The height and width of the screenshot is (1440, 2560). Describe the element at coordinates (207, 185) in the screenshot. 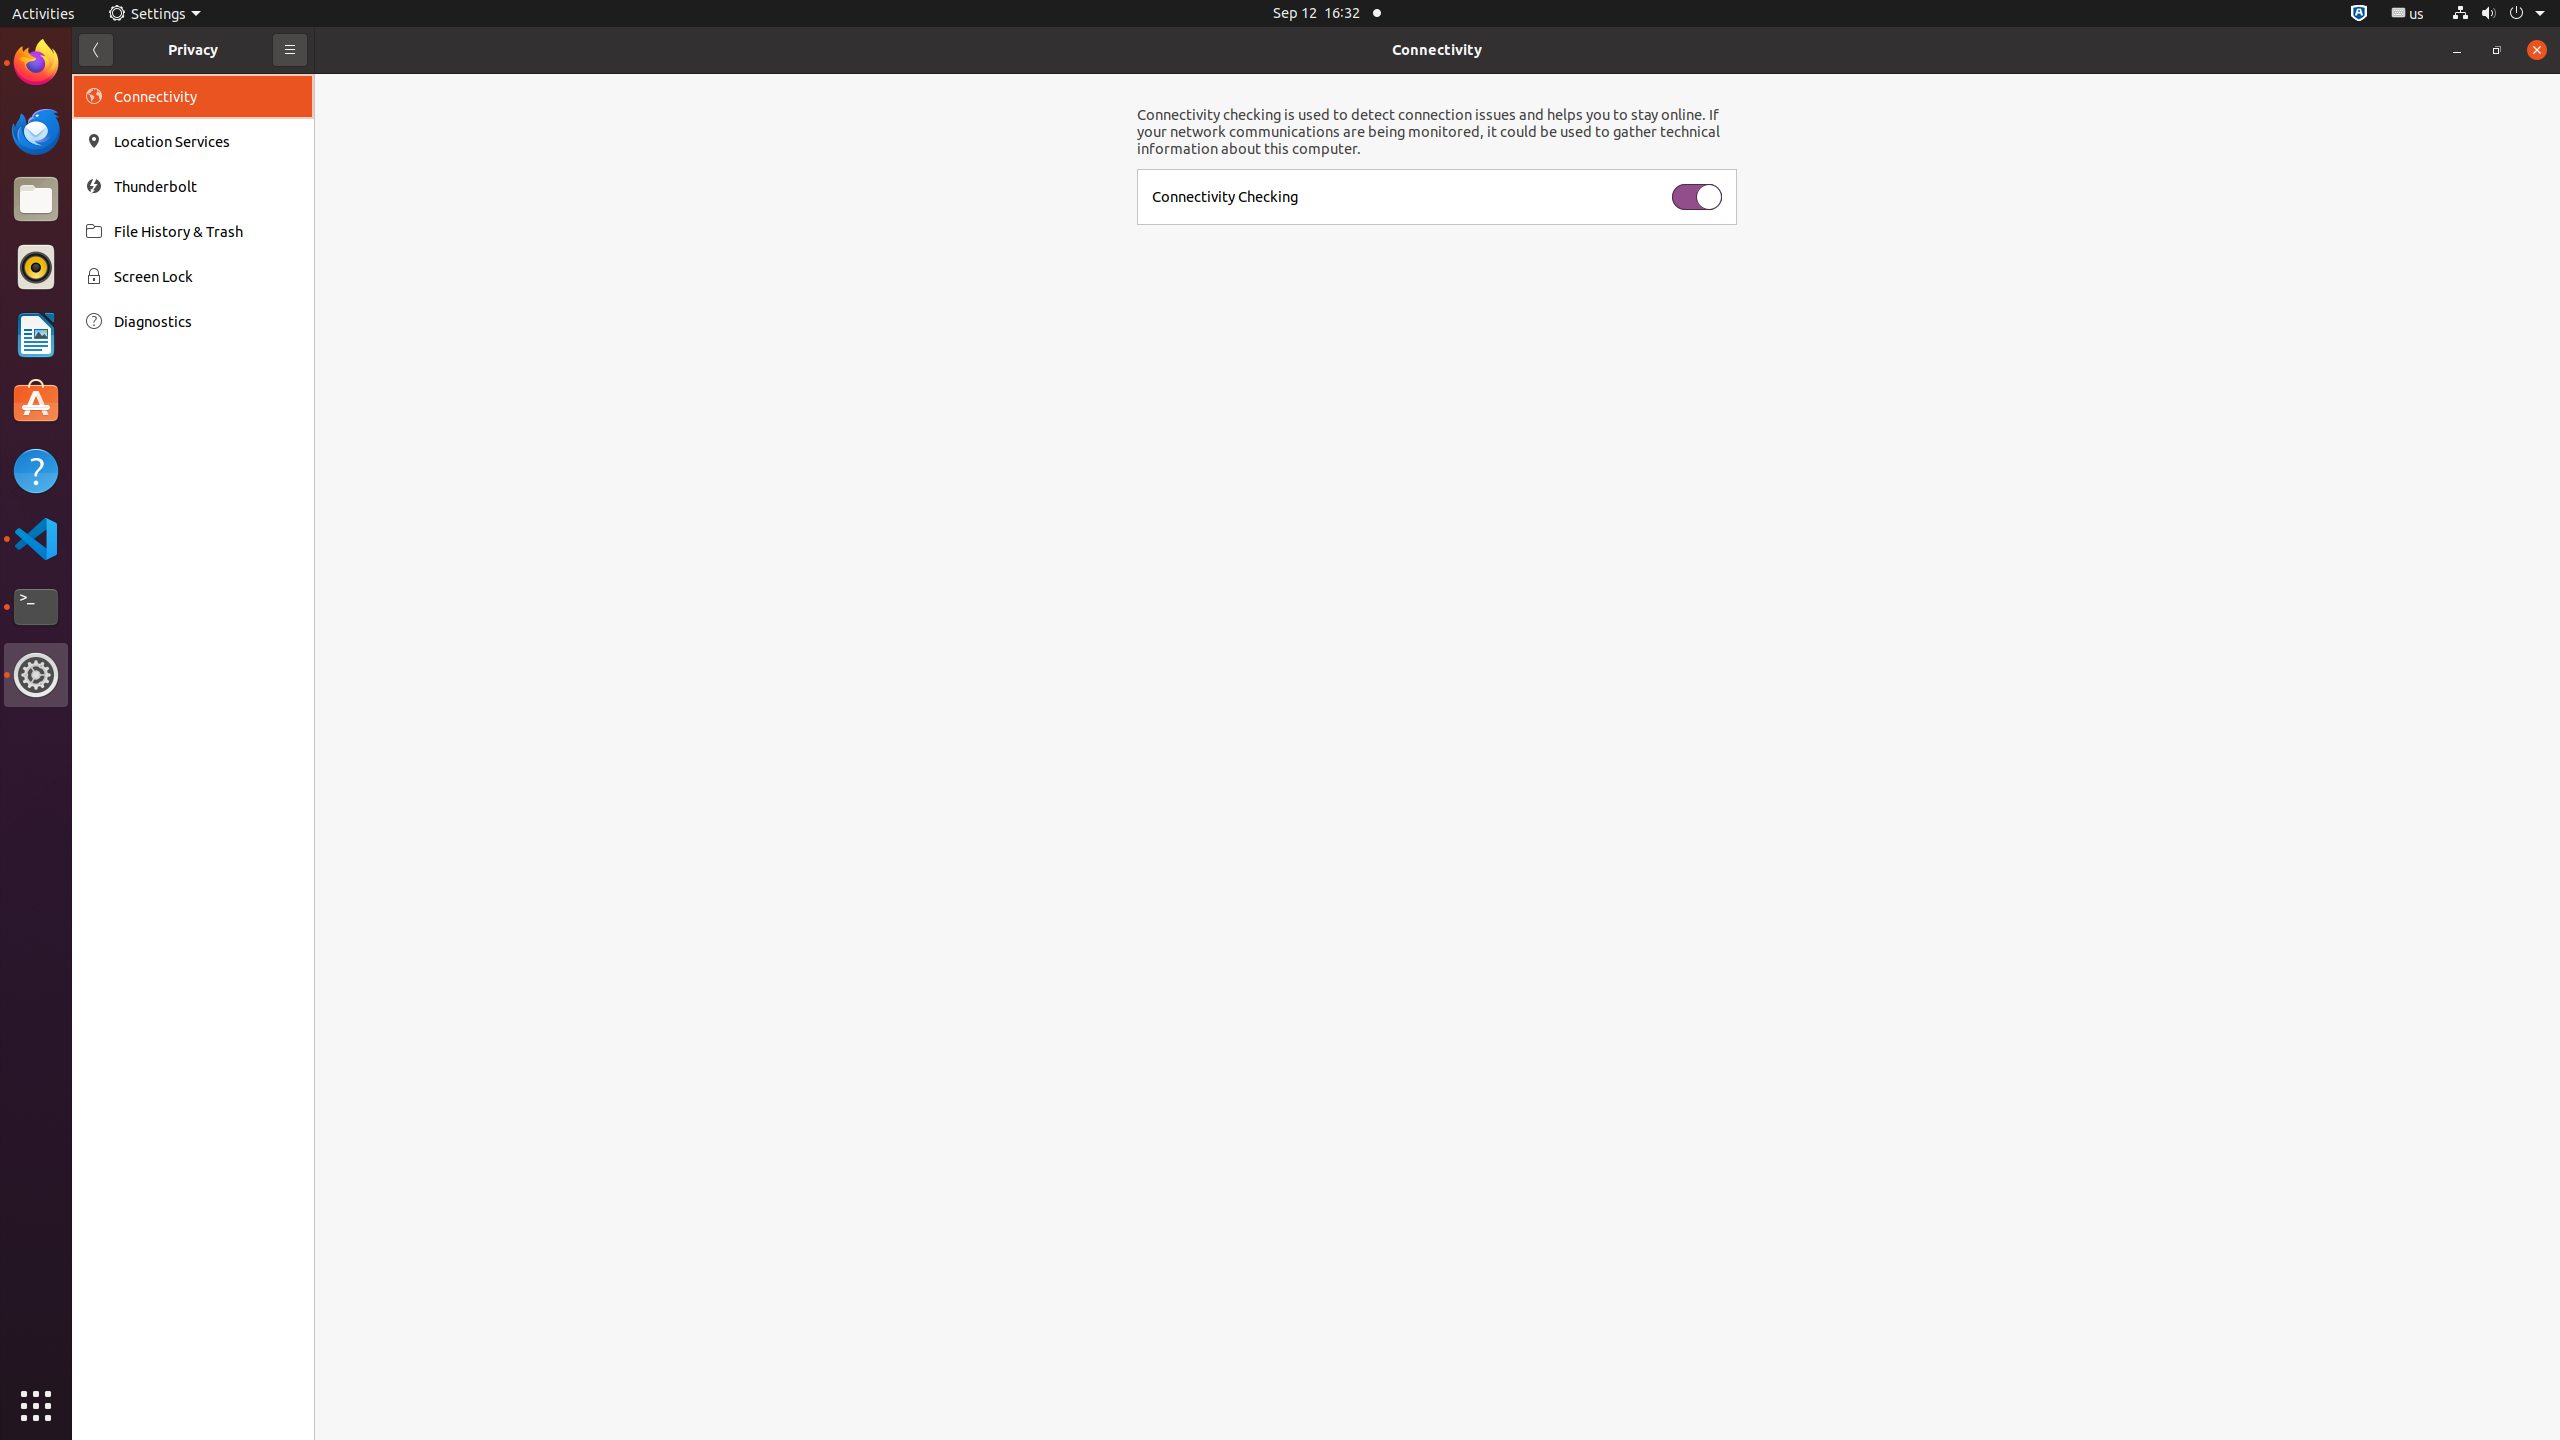

I see `'Thunderbolt'` at that location.